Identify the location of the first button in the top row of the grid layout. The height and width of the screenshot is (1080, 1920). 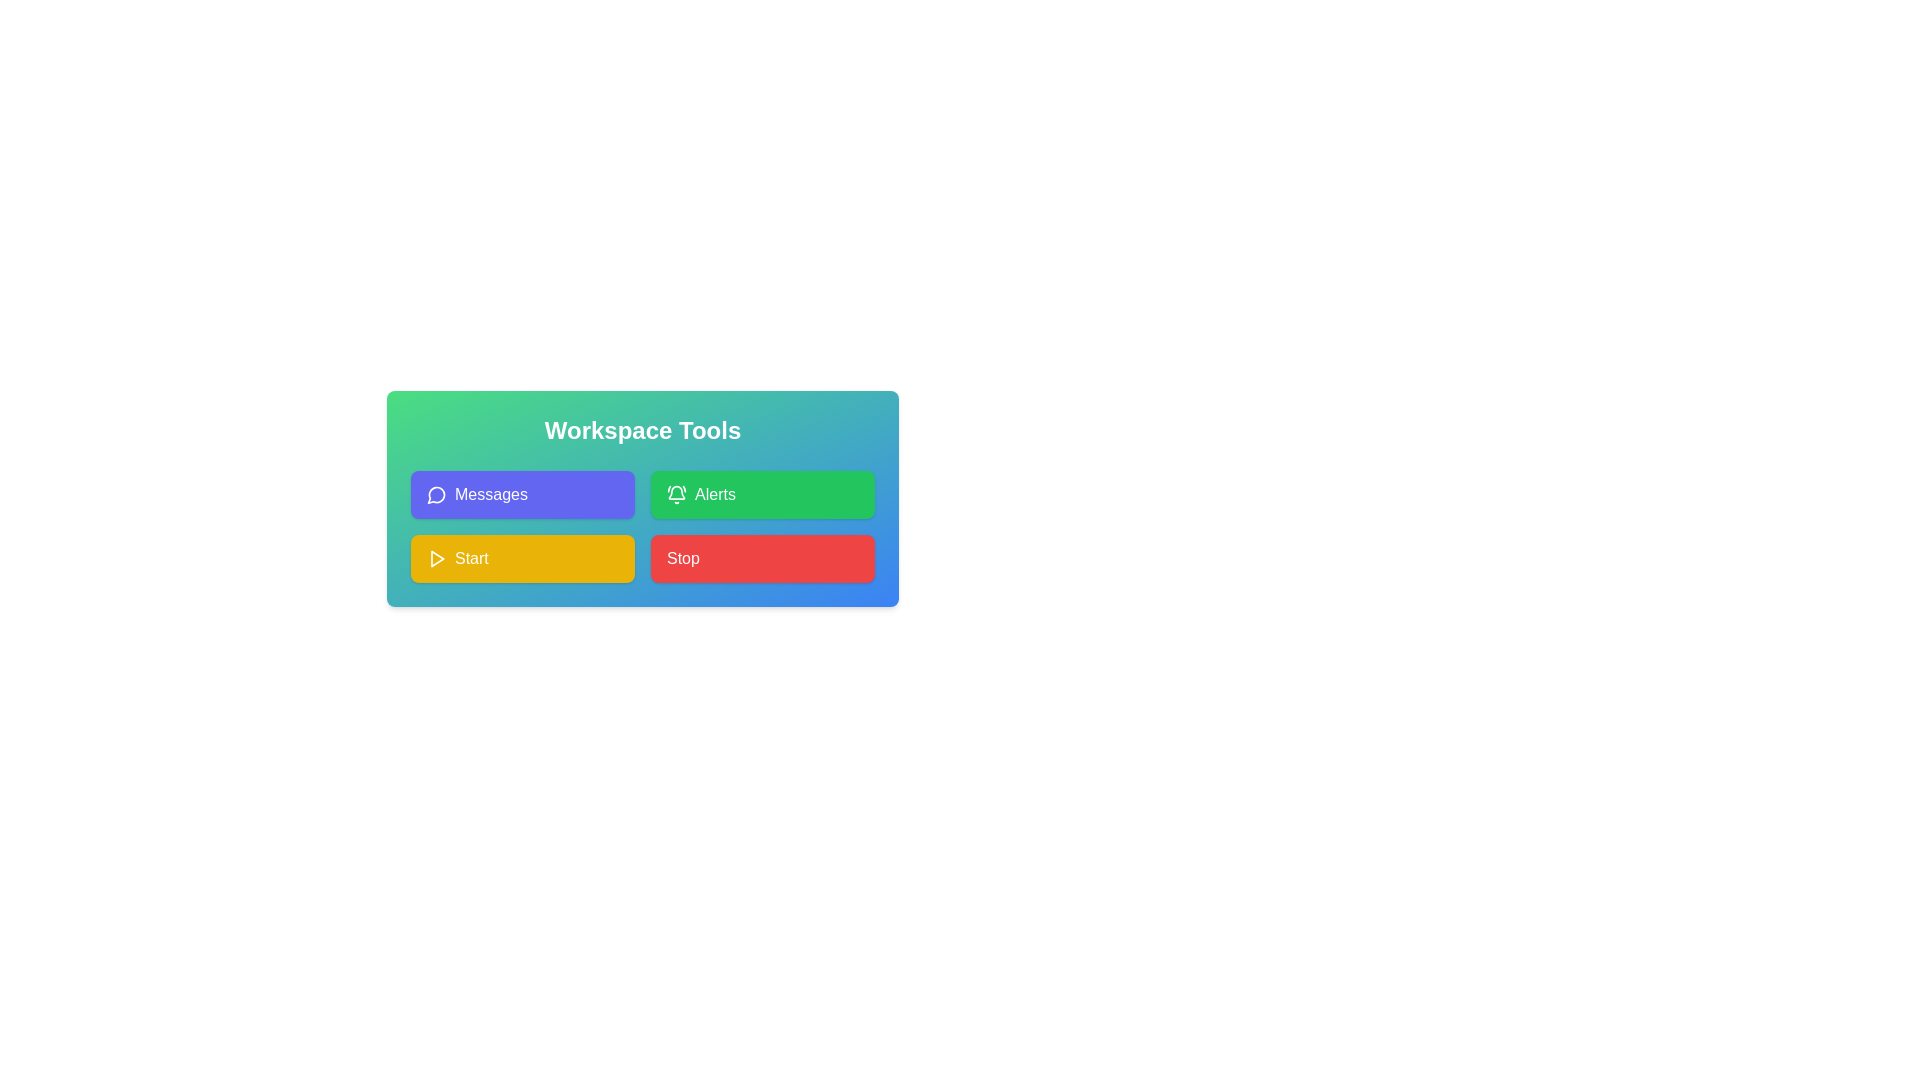
(523, 494).